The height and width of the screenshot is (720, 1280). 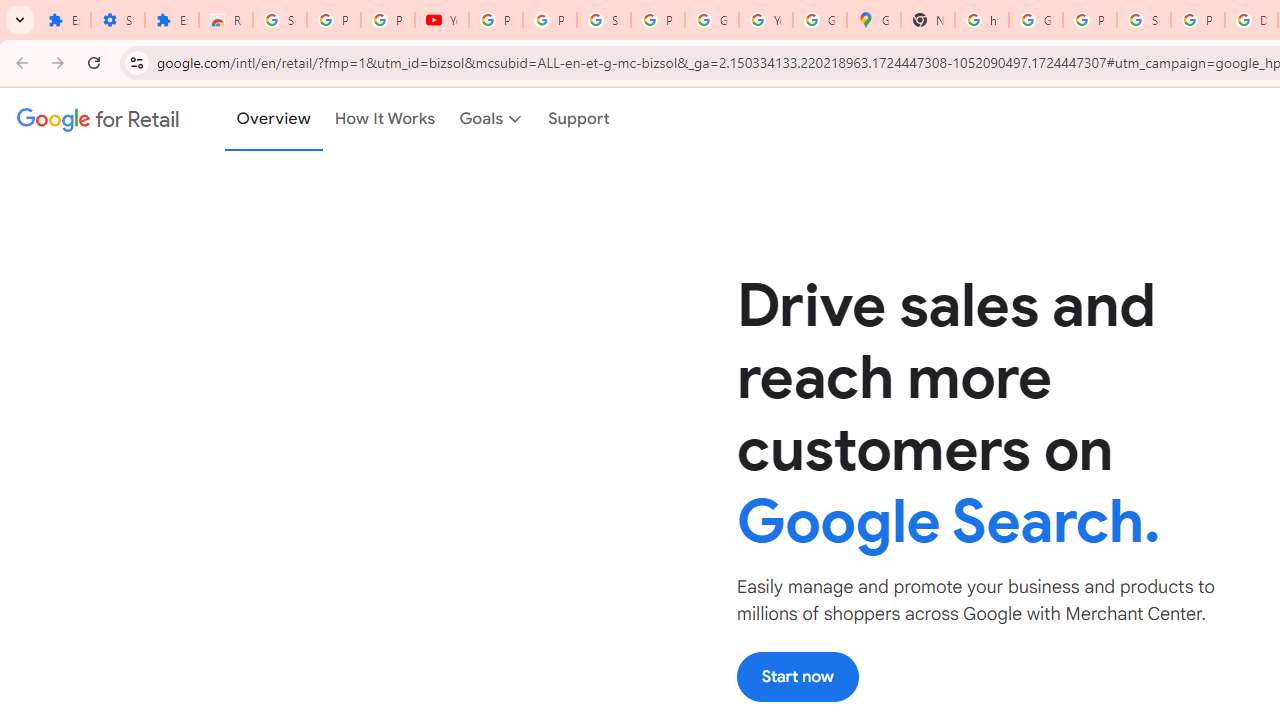 What do you see at coordinates (927, 20) in the screenshot?
I see `'New Tab'` at bounding box center [927, 20].